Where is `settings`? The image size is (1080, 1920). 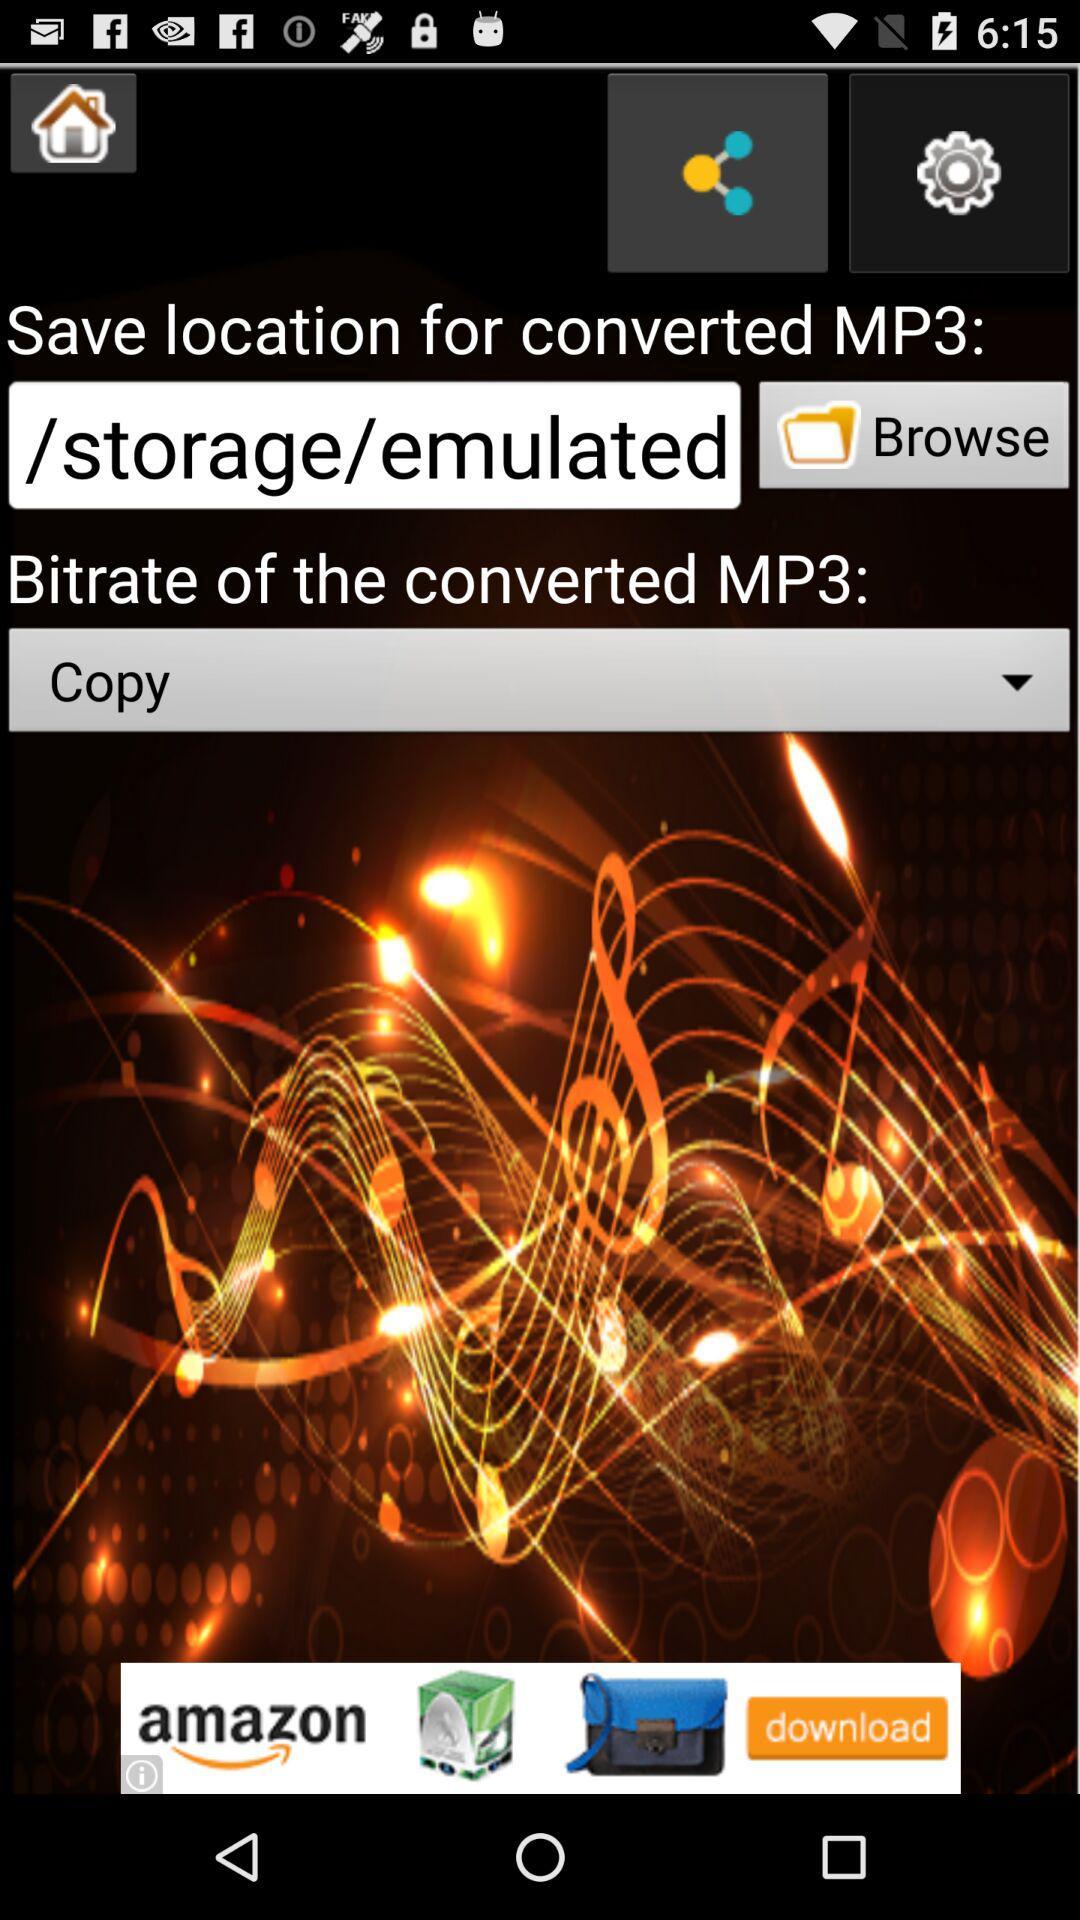 settings is located at coordinates (958, 173).